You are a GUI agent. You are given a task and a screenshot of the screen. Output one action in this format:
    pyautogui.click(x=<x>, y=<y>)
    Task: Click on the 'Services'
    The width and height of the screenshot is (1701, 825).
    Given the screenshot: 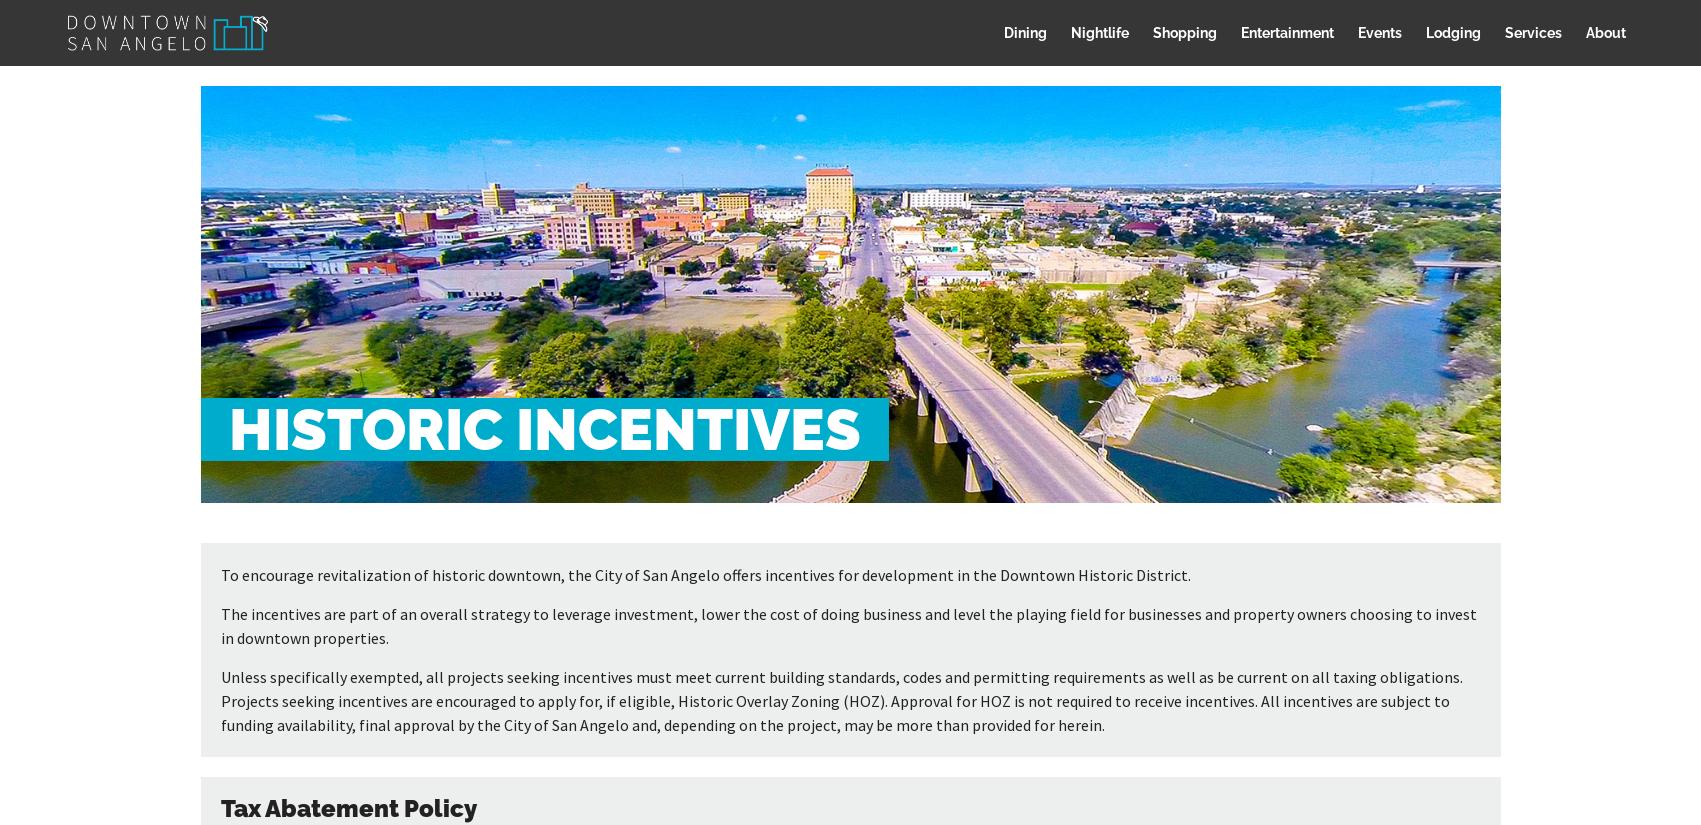 What is the action you would take?
    pyautogui.click(x=1532, y=31)
    